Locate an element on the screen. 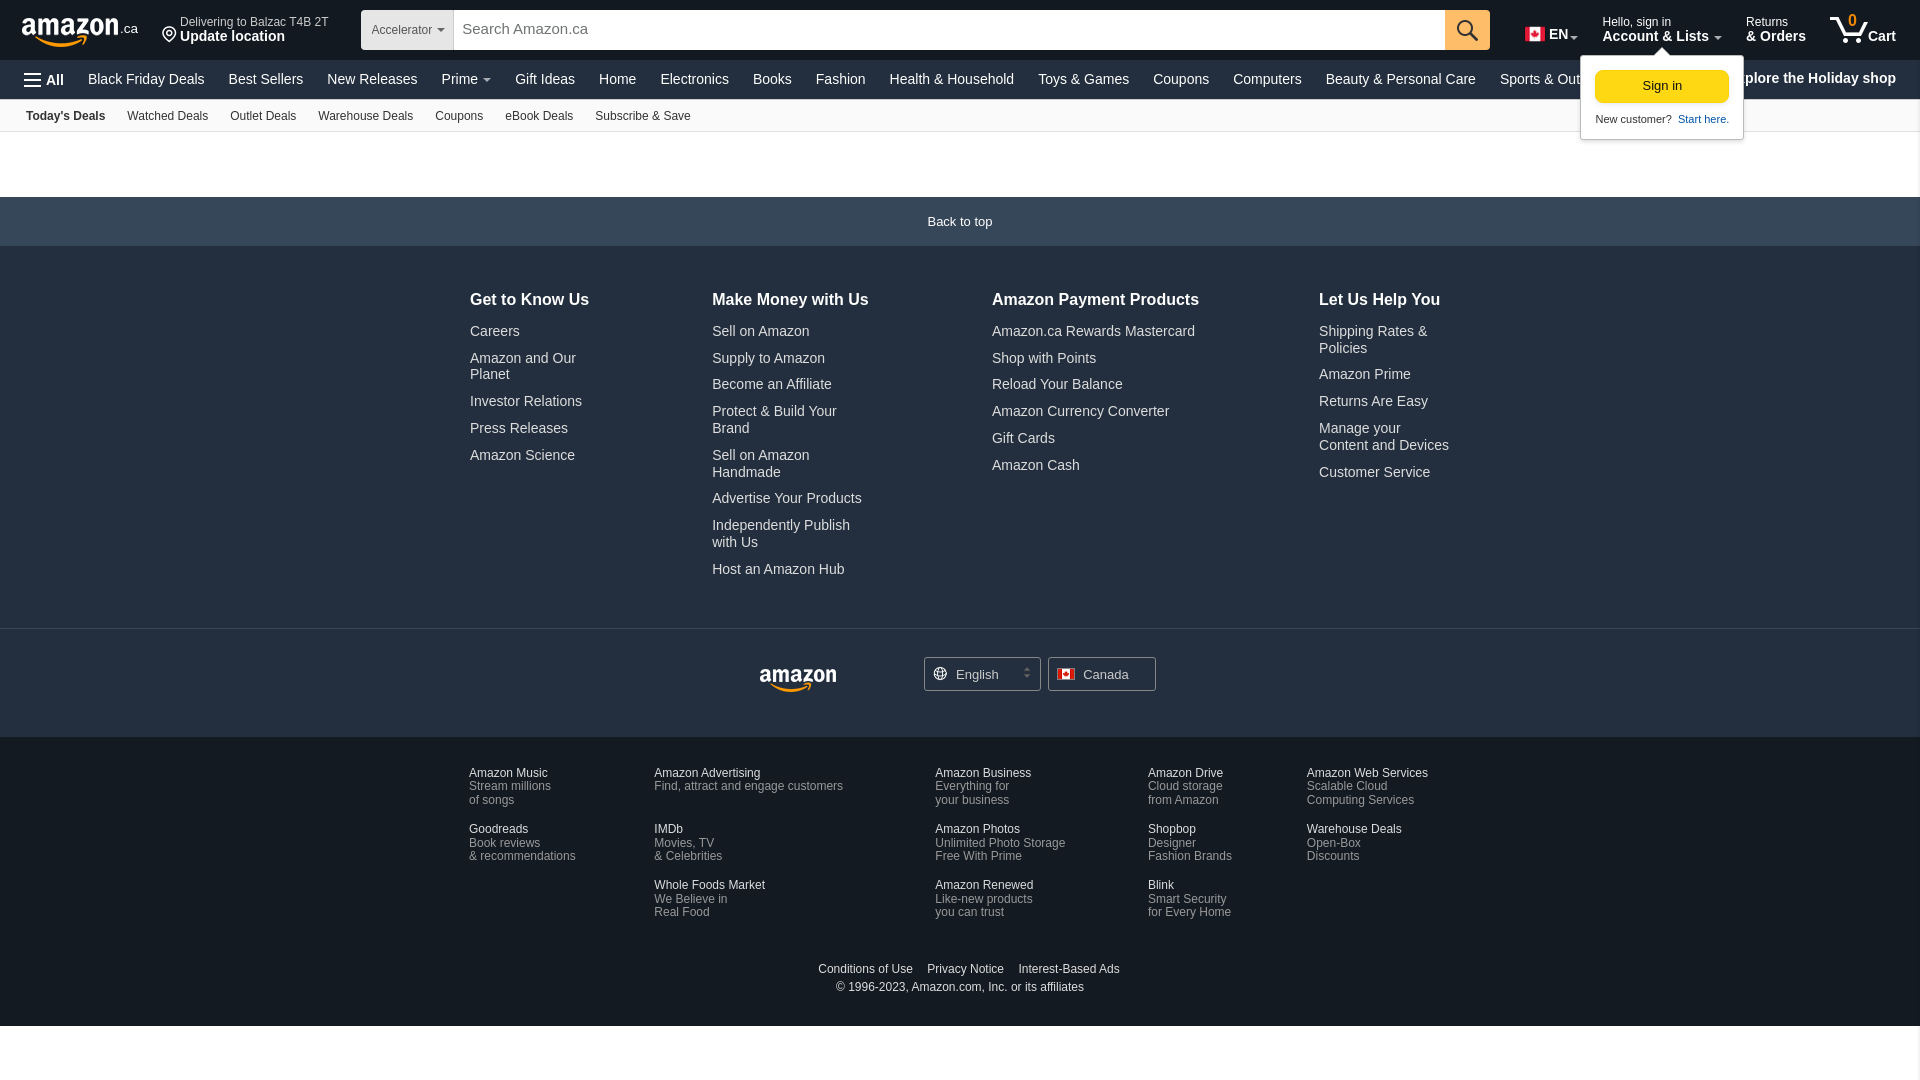 The width and height of the screenshot is (1920, 1080). 'Customer Service' is located at coordinates (1373, 471).